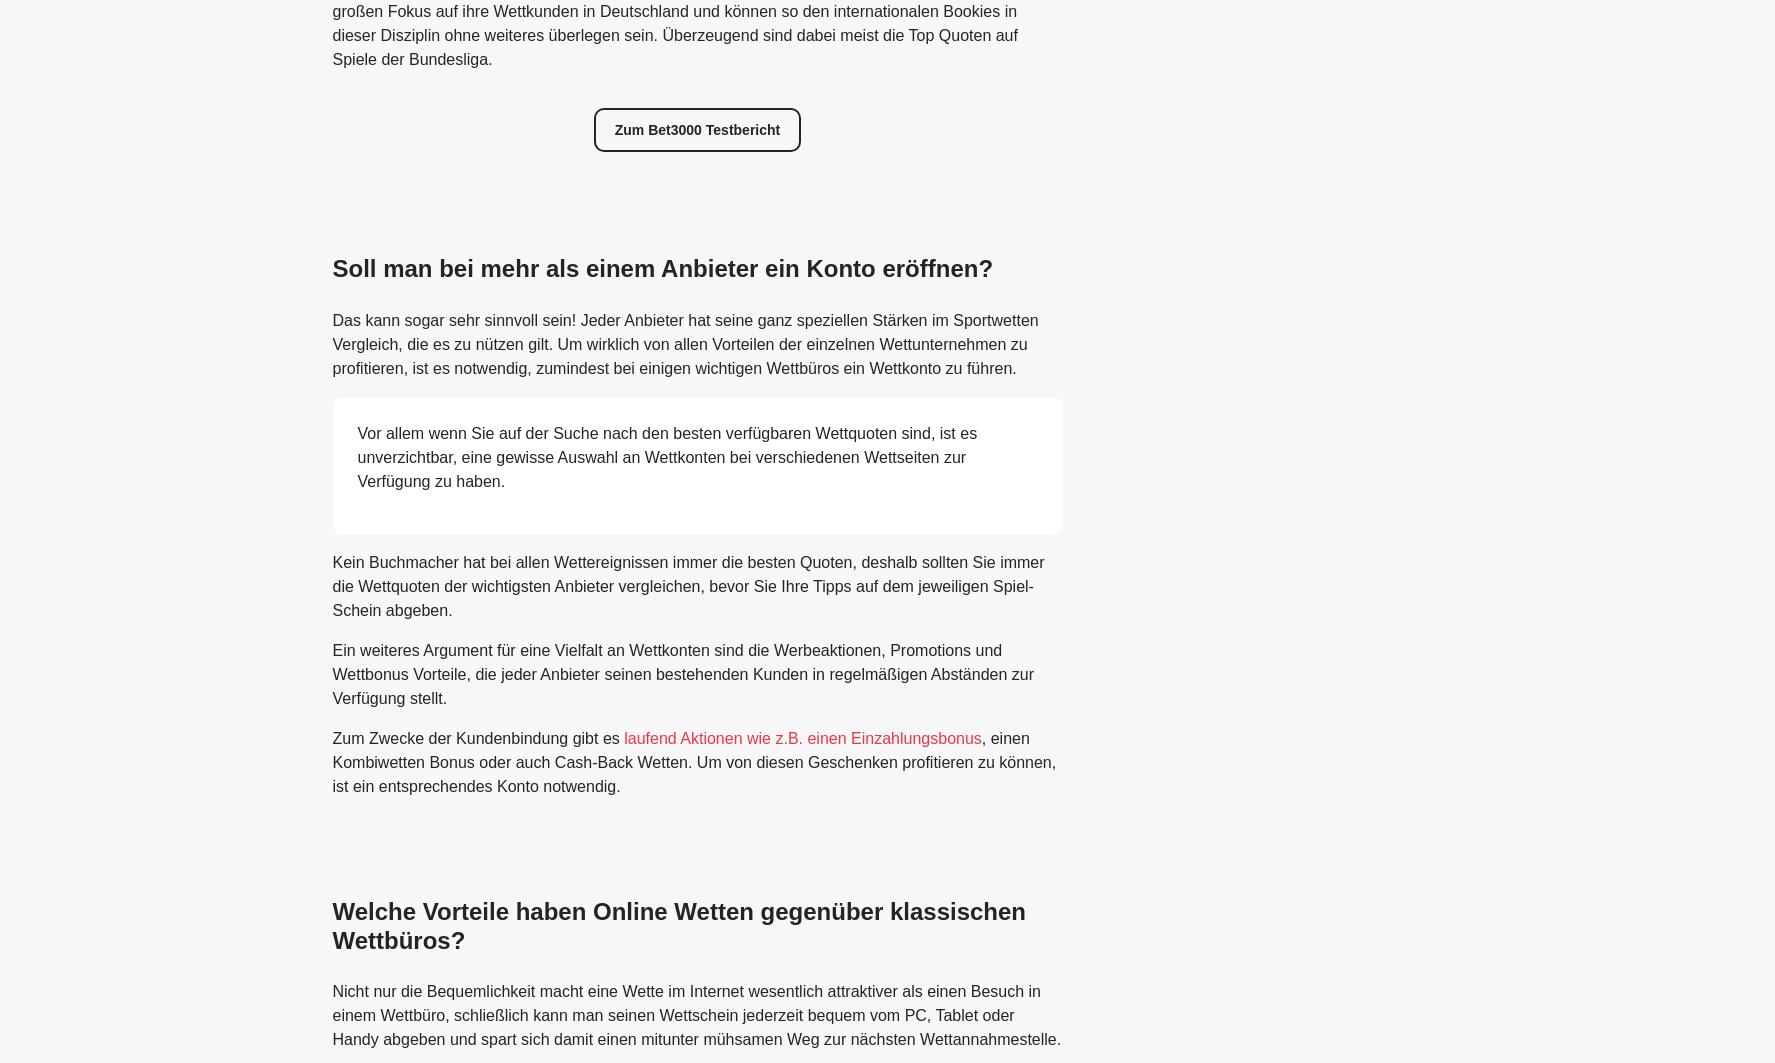  Describe the element at coordinates (682, 672) in the screenshot. I see `'Ein weiteres Argument für eine Vielfalt an Wettkonten sind die Werbeaktionen, Promotions und Wettbonus Vorteile, die jeder Anbieter seinen bestehenden Kunden in regelmäßigen Abständen zur Verfügung stellt.'` at that location.